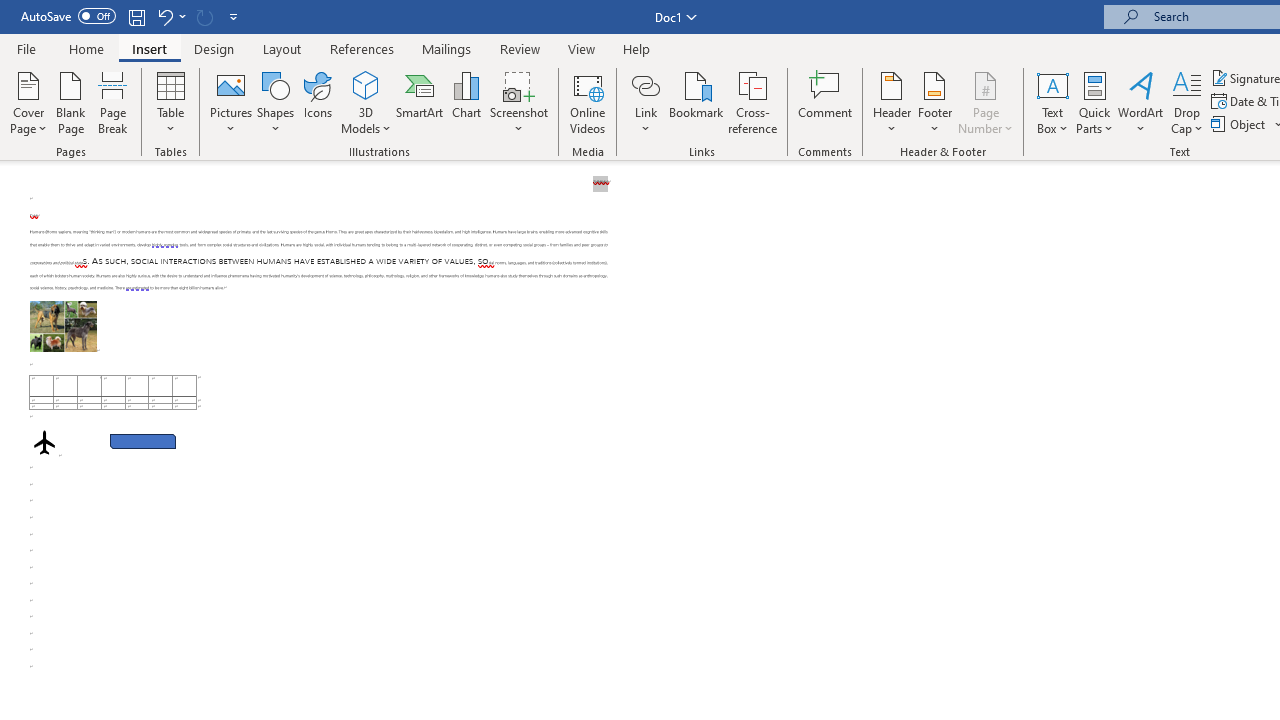 The height and width of the screenshot is (720, 1280). I want to click on 'Undo Apply Quick Style Set', so click(170, 16).